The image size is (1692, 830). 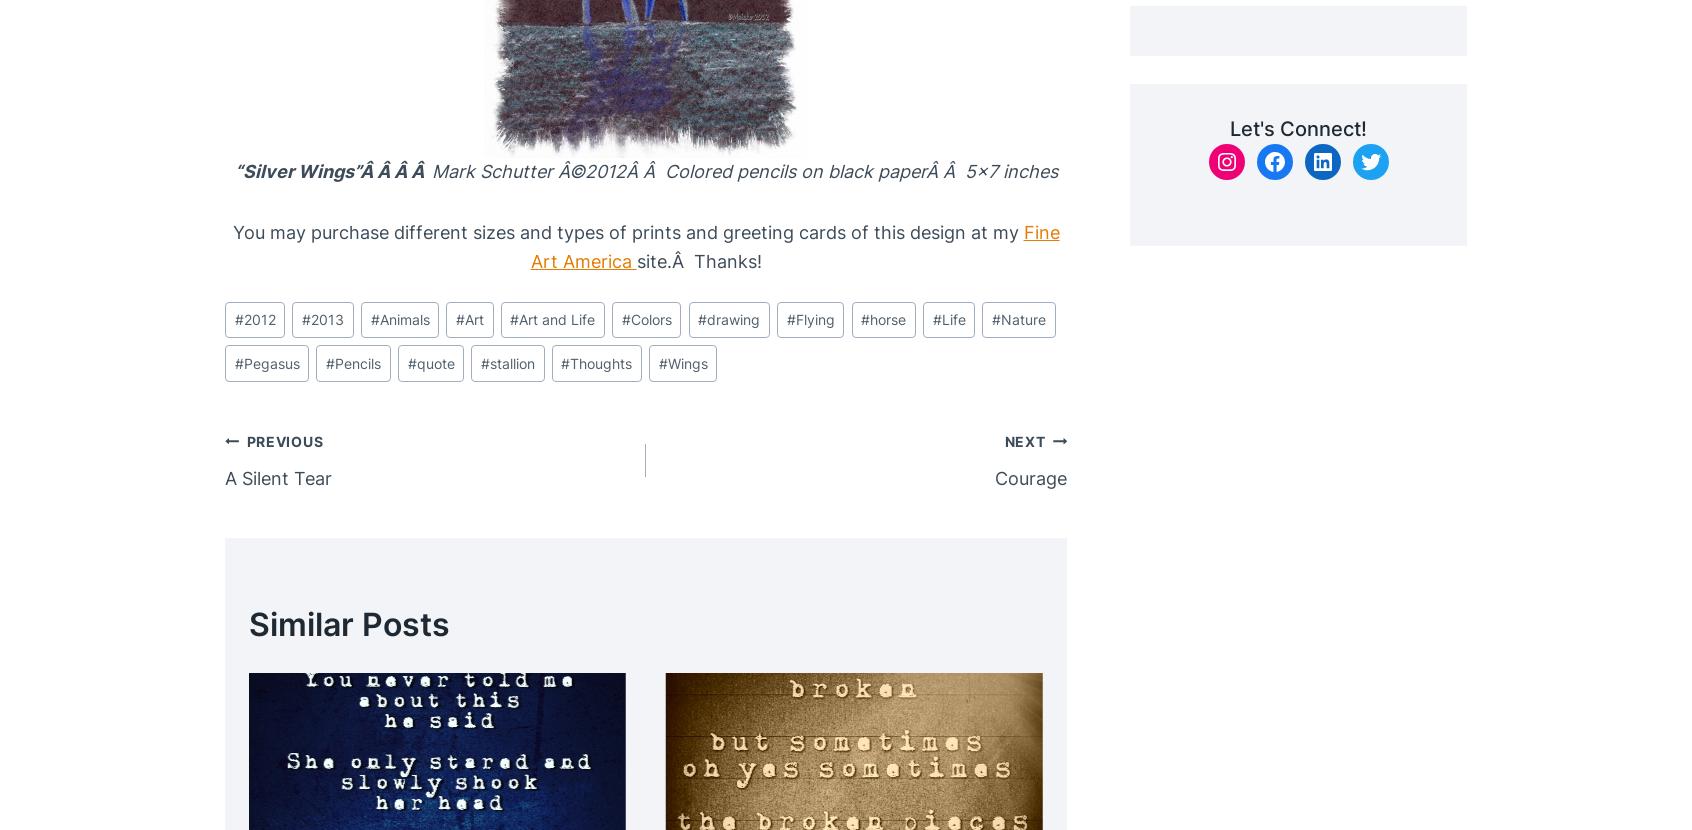 What do you see at coordinates (472, 318) in the screenshot?
I see `'Art'` at bounding box center [472, 318].